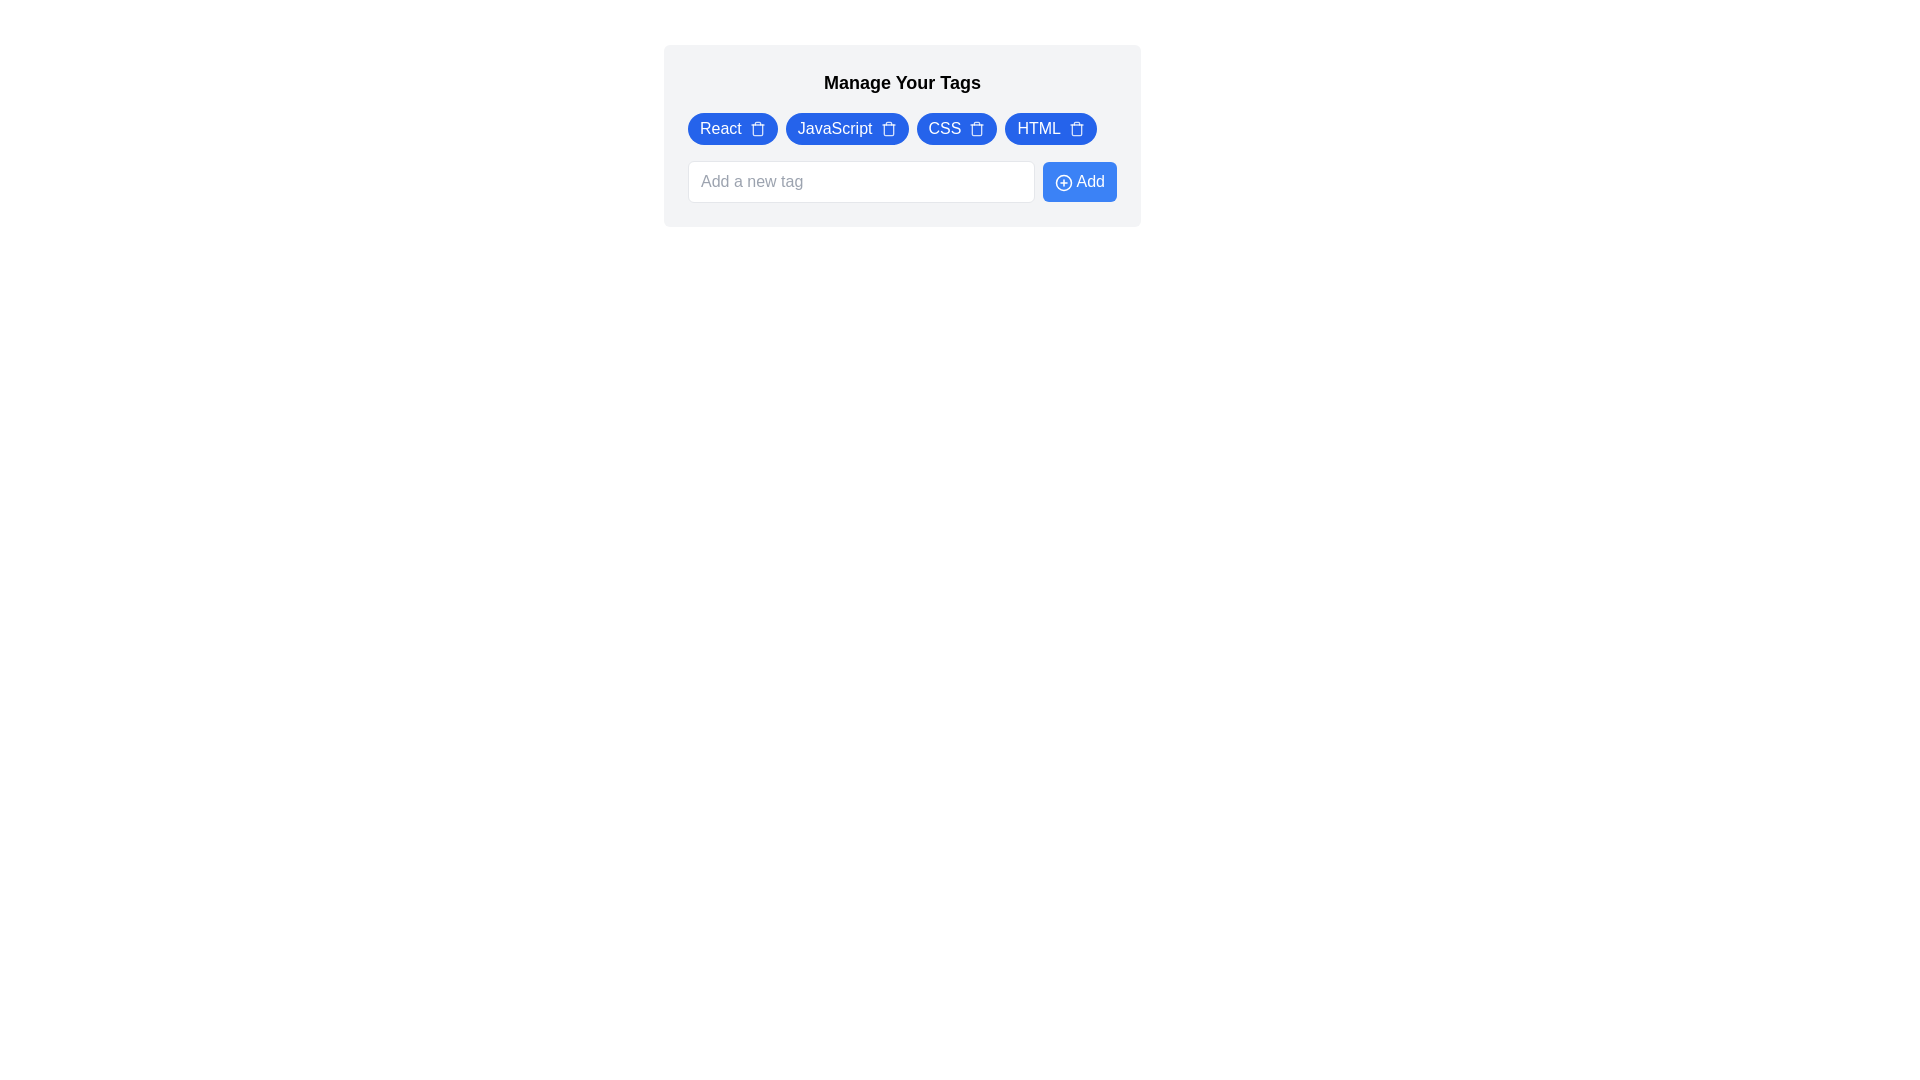 This screenshot has height=1080, width=1920. What do you see at coordinates (887, 128) in the screenshot?
I see `the delete icon button for the 'JavaScript' tag to potentially see a tooltip` at bounding box center [887, 128].